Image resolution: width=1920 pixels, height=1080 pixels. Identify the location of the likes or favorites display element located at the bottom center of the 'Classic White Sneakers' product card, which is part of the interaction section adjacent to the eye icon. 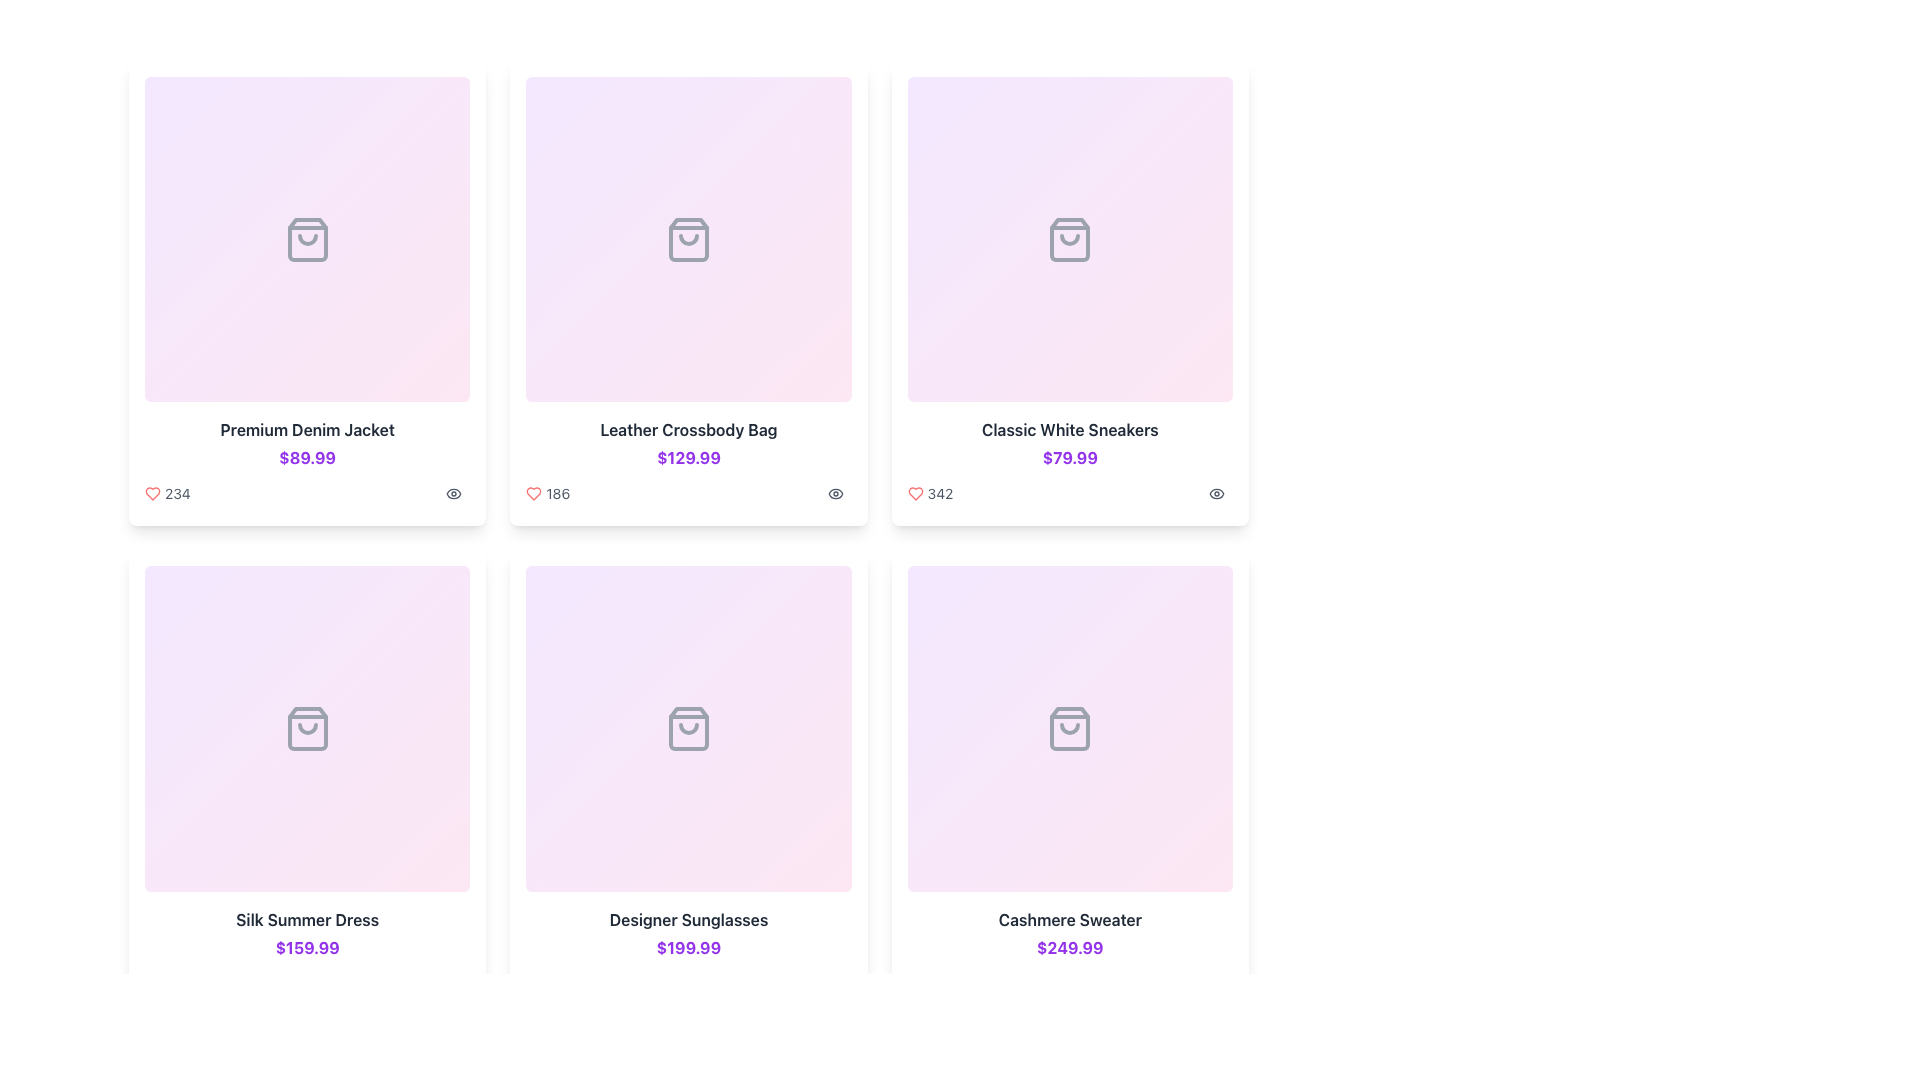
(929, 494).